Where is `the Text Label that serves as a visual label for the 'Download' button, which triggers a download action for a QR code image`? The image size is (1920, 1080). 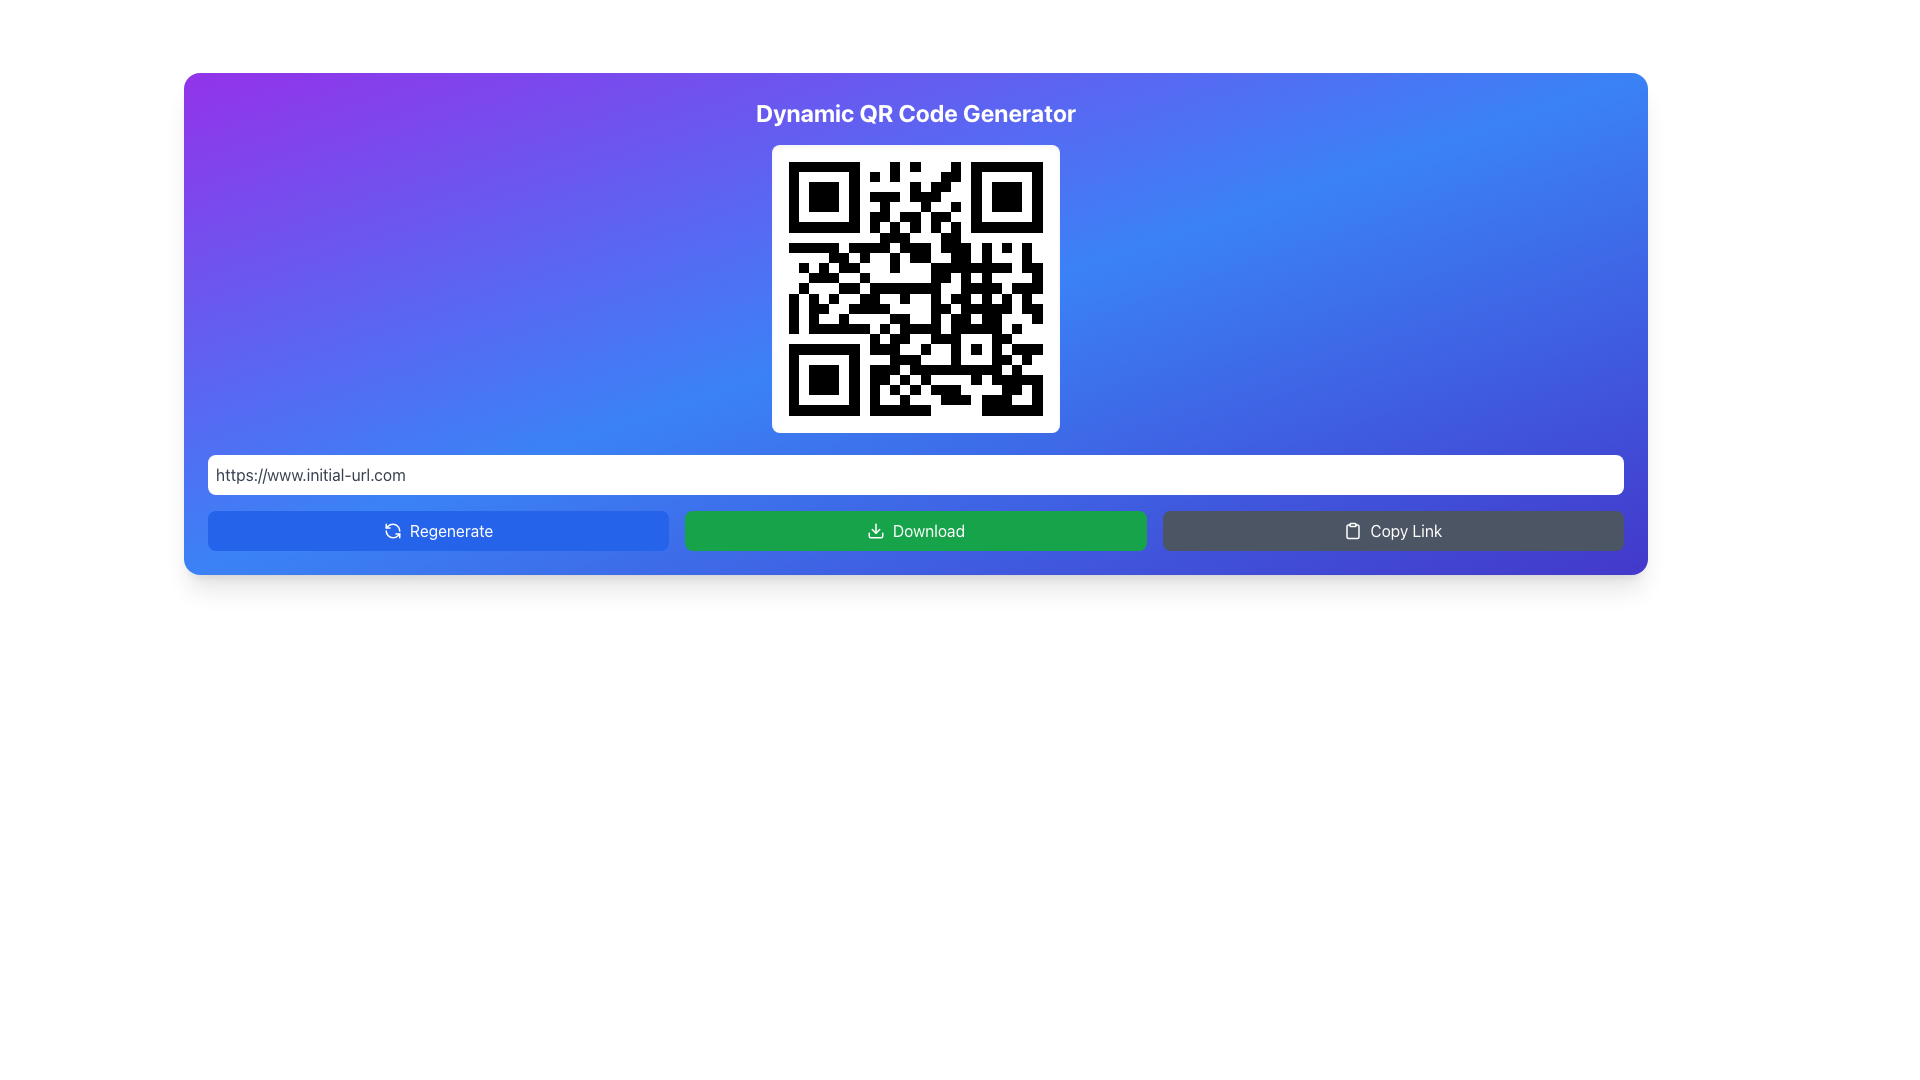 the Text Label that serves as a visual label for the 'Download' button, which triggers a download action for a QR code image is located at coordinates (927, 530).